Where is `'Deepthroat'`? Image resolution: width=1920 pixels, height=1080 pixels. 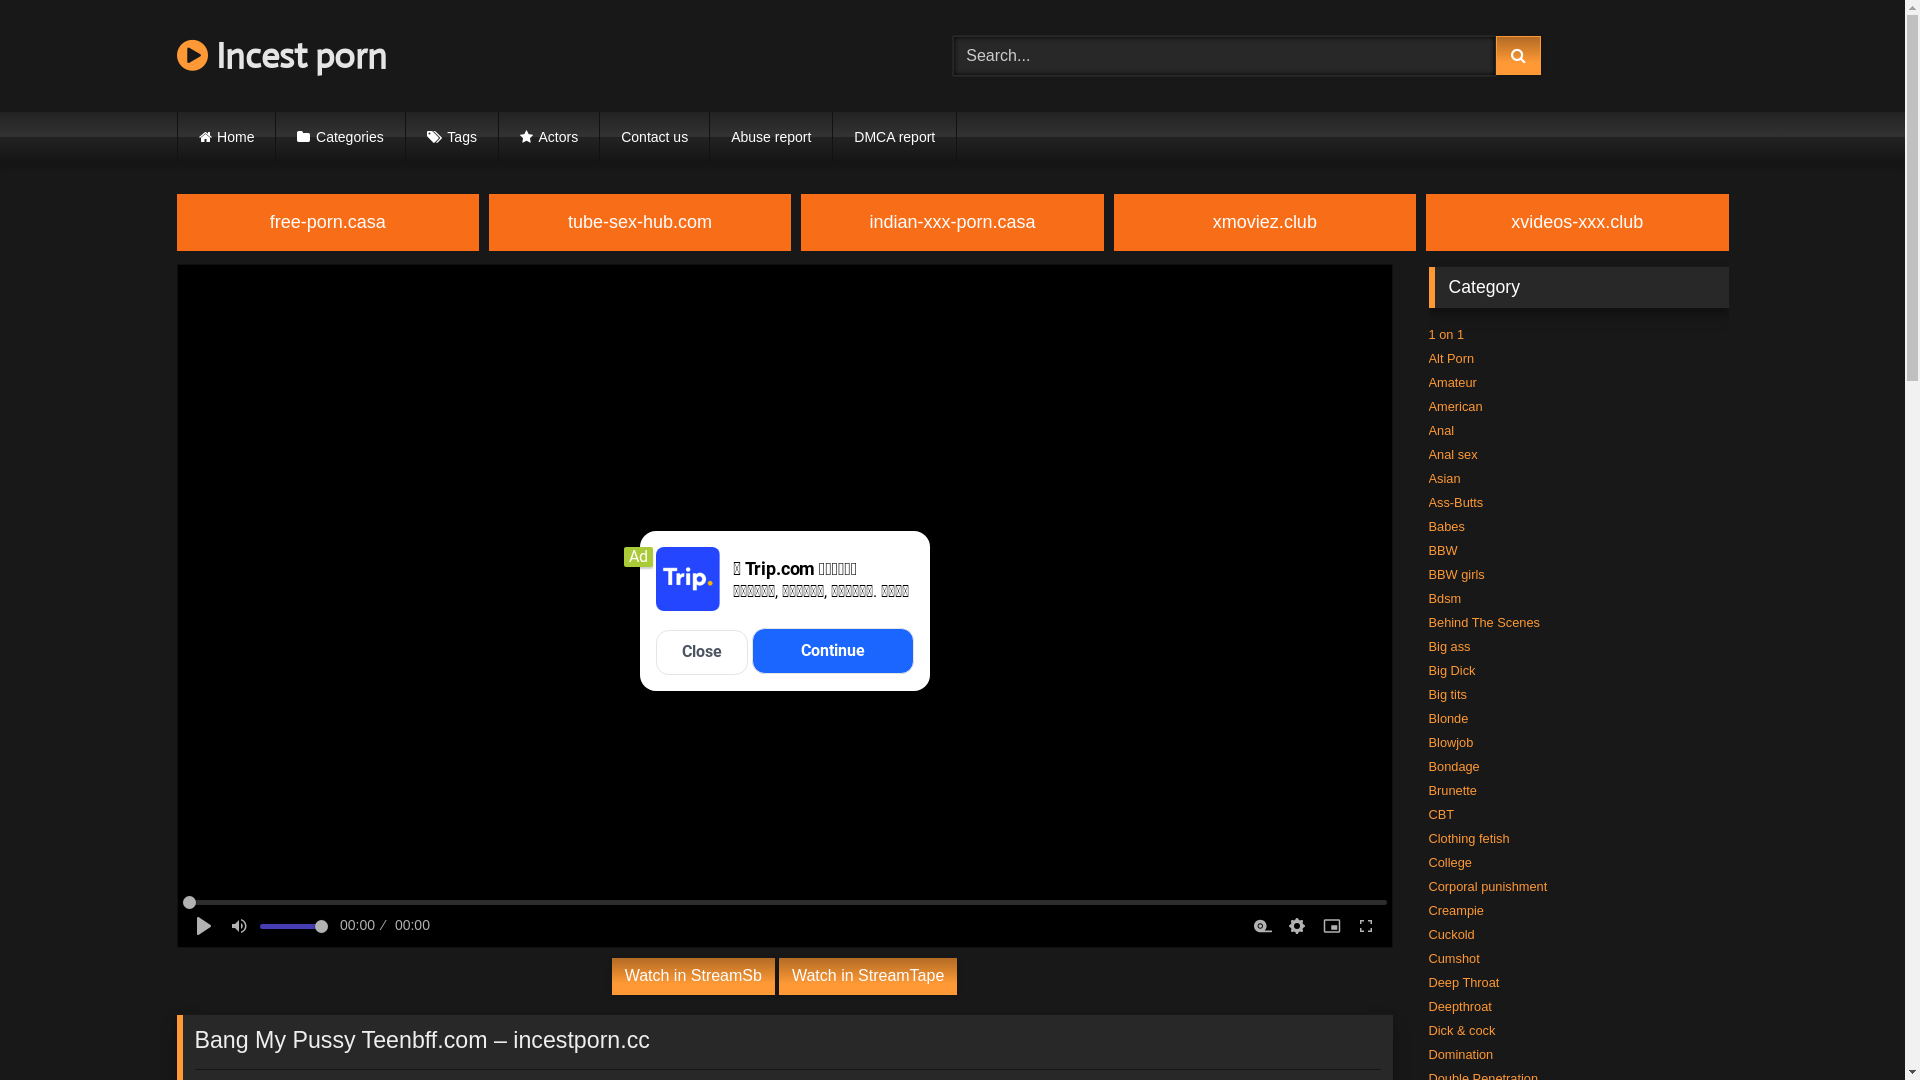 'Deepthroat' is located at coordinates (1459, 1006).